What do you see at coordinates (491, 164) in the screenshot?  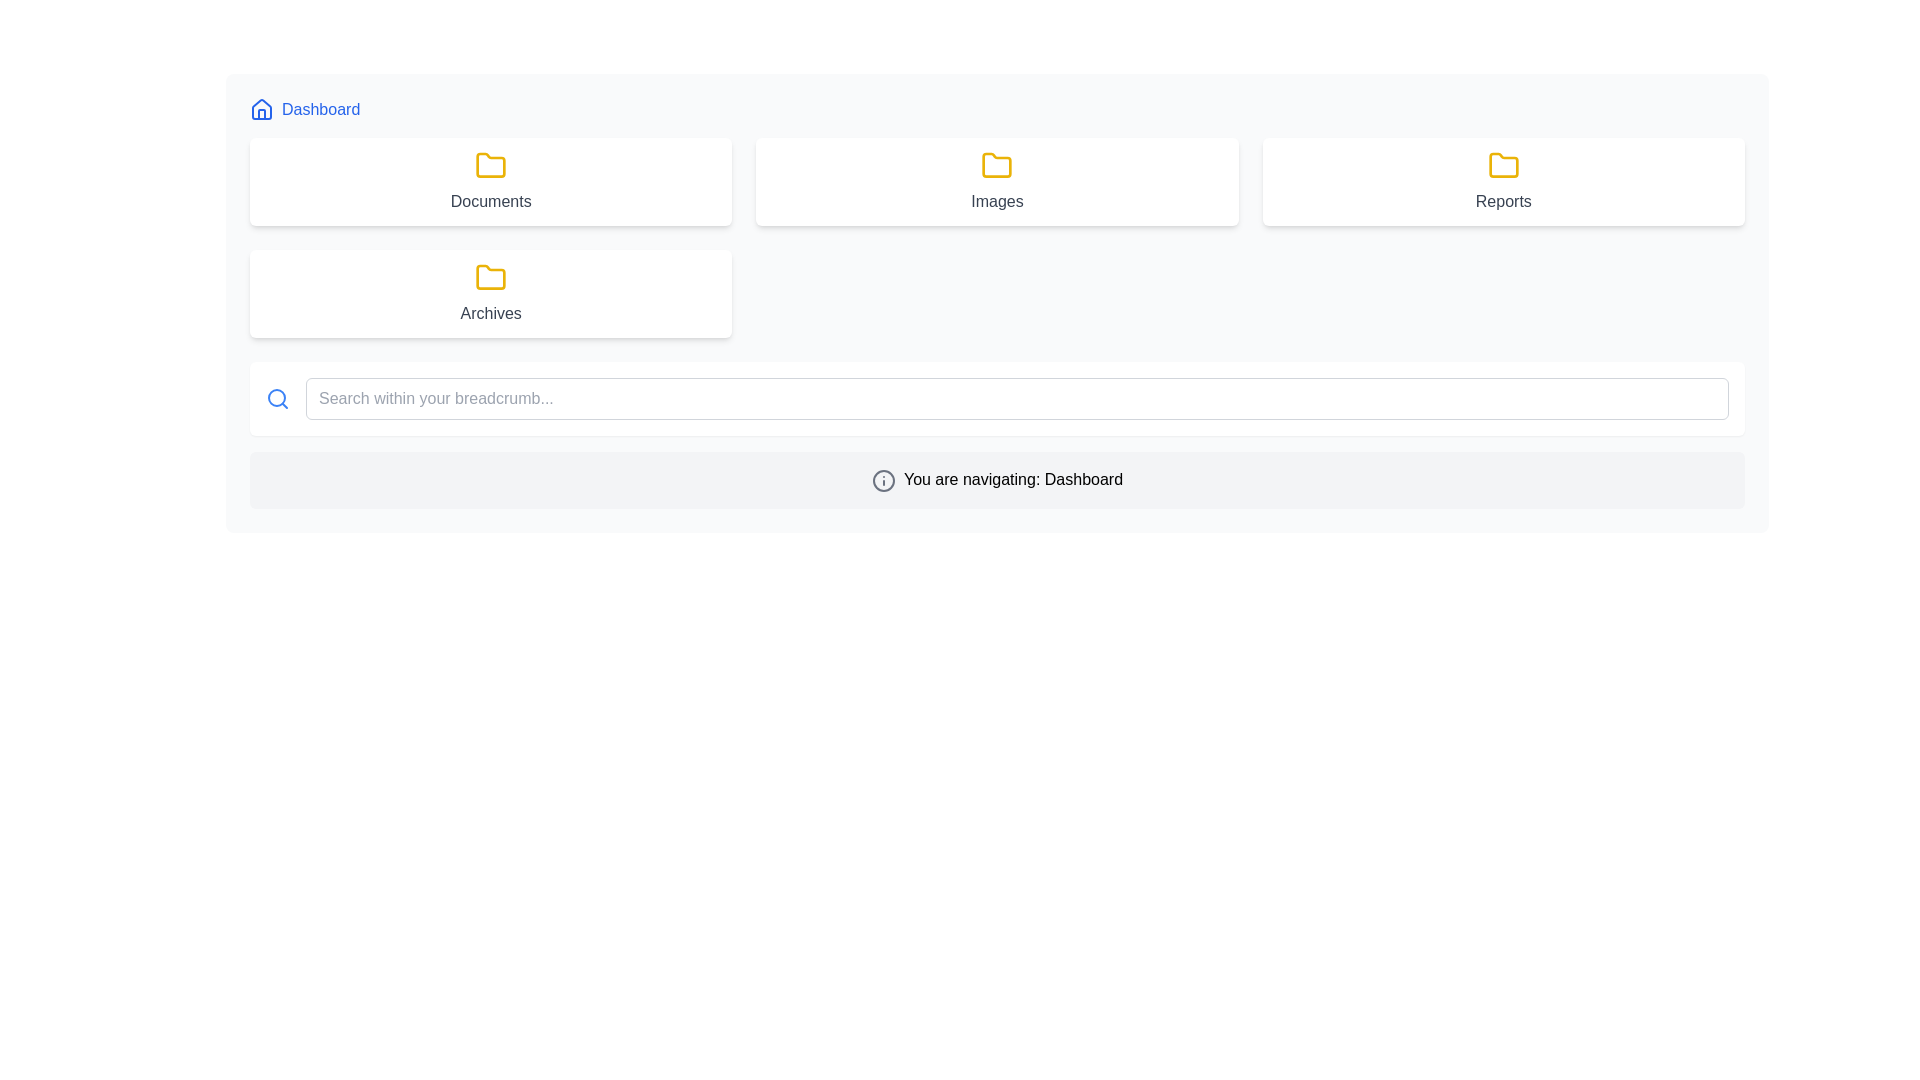 I see `the 'Documents' icon located at the top-center of the UI` at bounding box center [491, 164].